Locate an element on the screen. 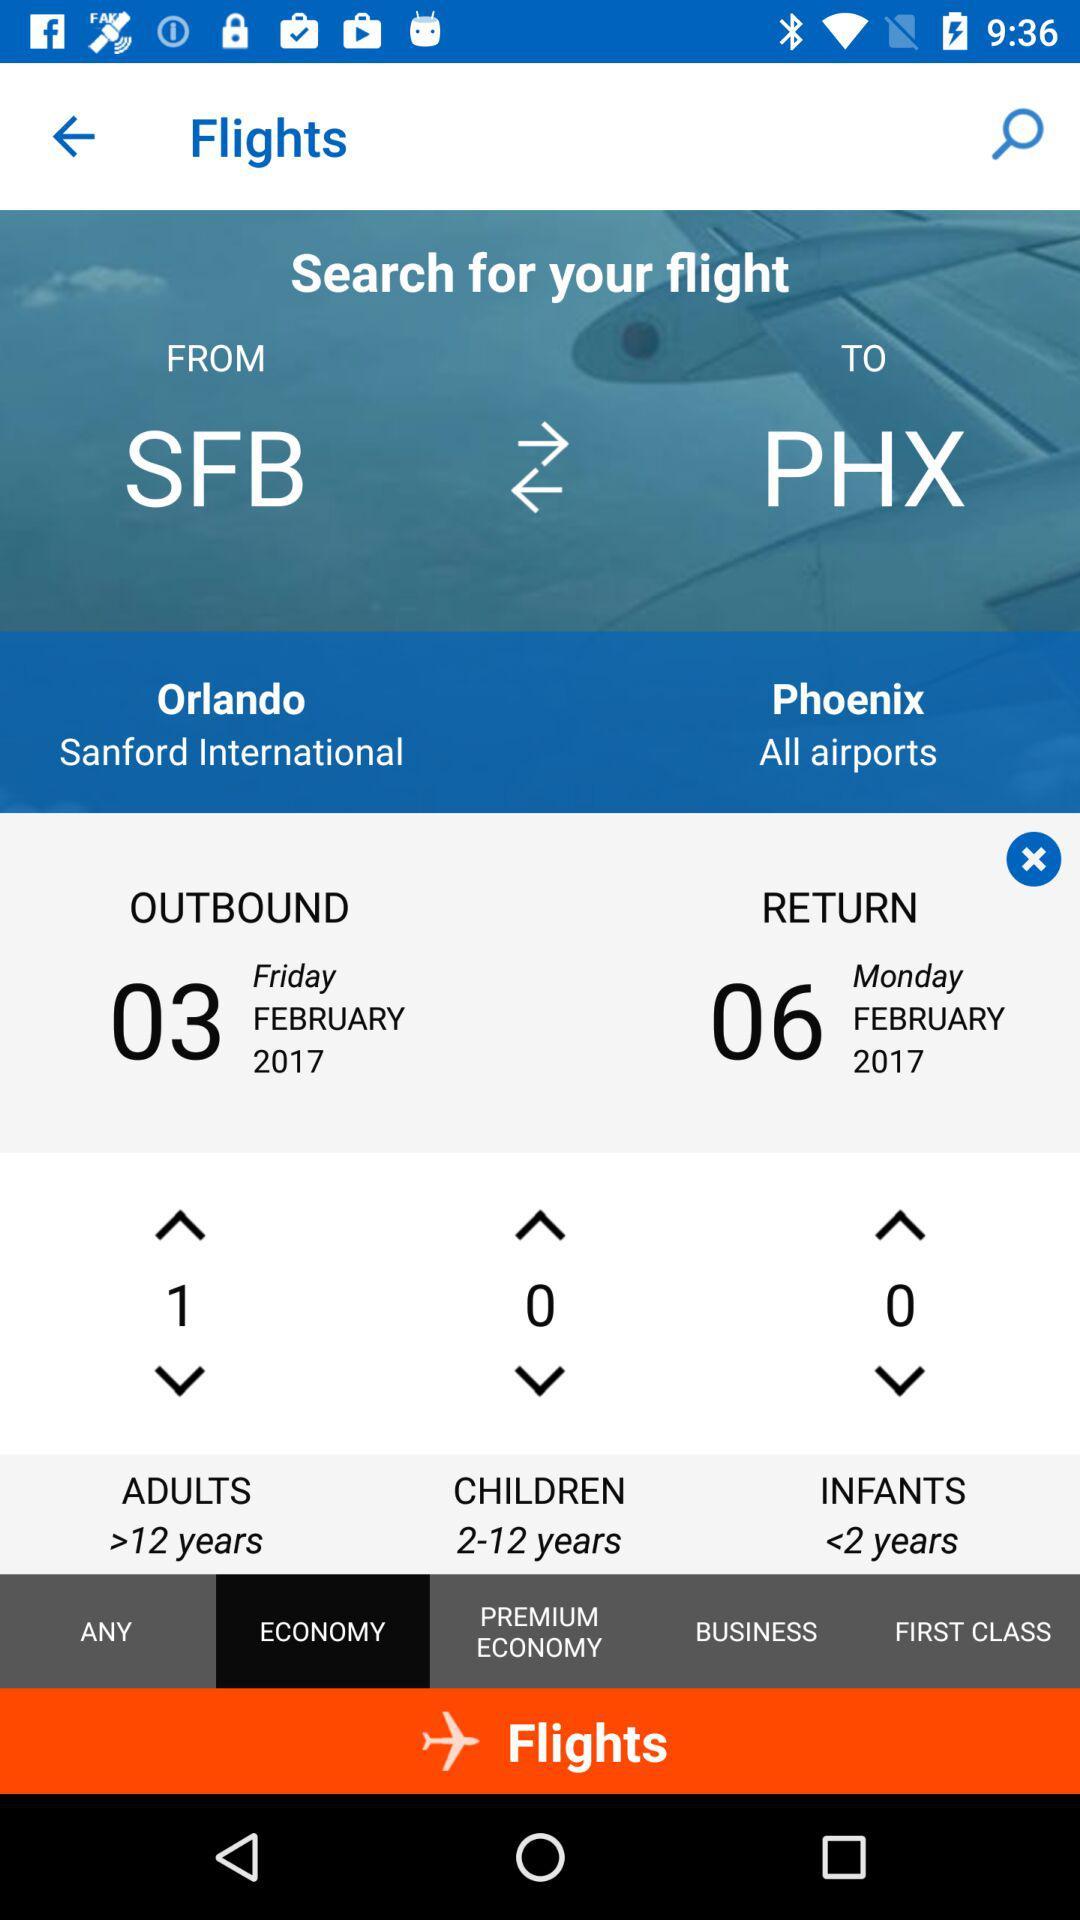 The image size is (1080, 1920). click third aarow pointing down is located at coordinates (898, 1380).